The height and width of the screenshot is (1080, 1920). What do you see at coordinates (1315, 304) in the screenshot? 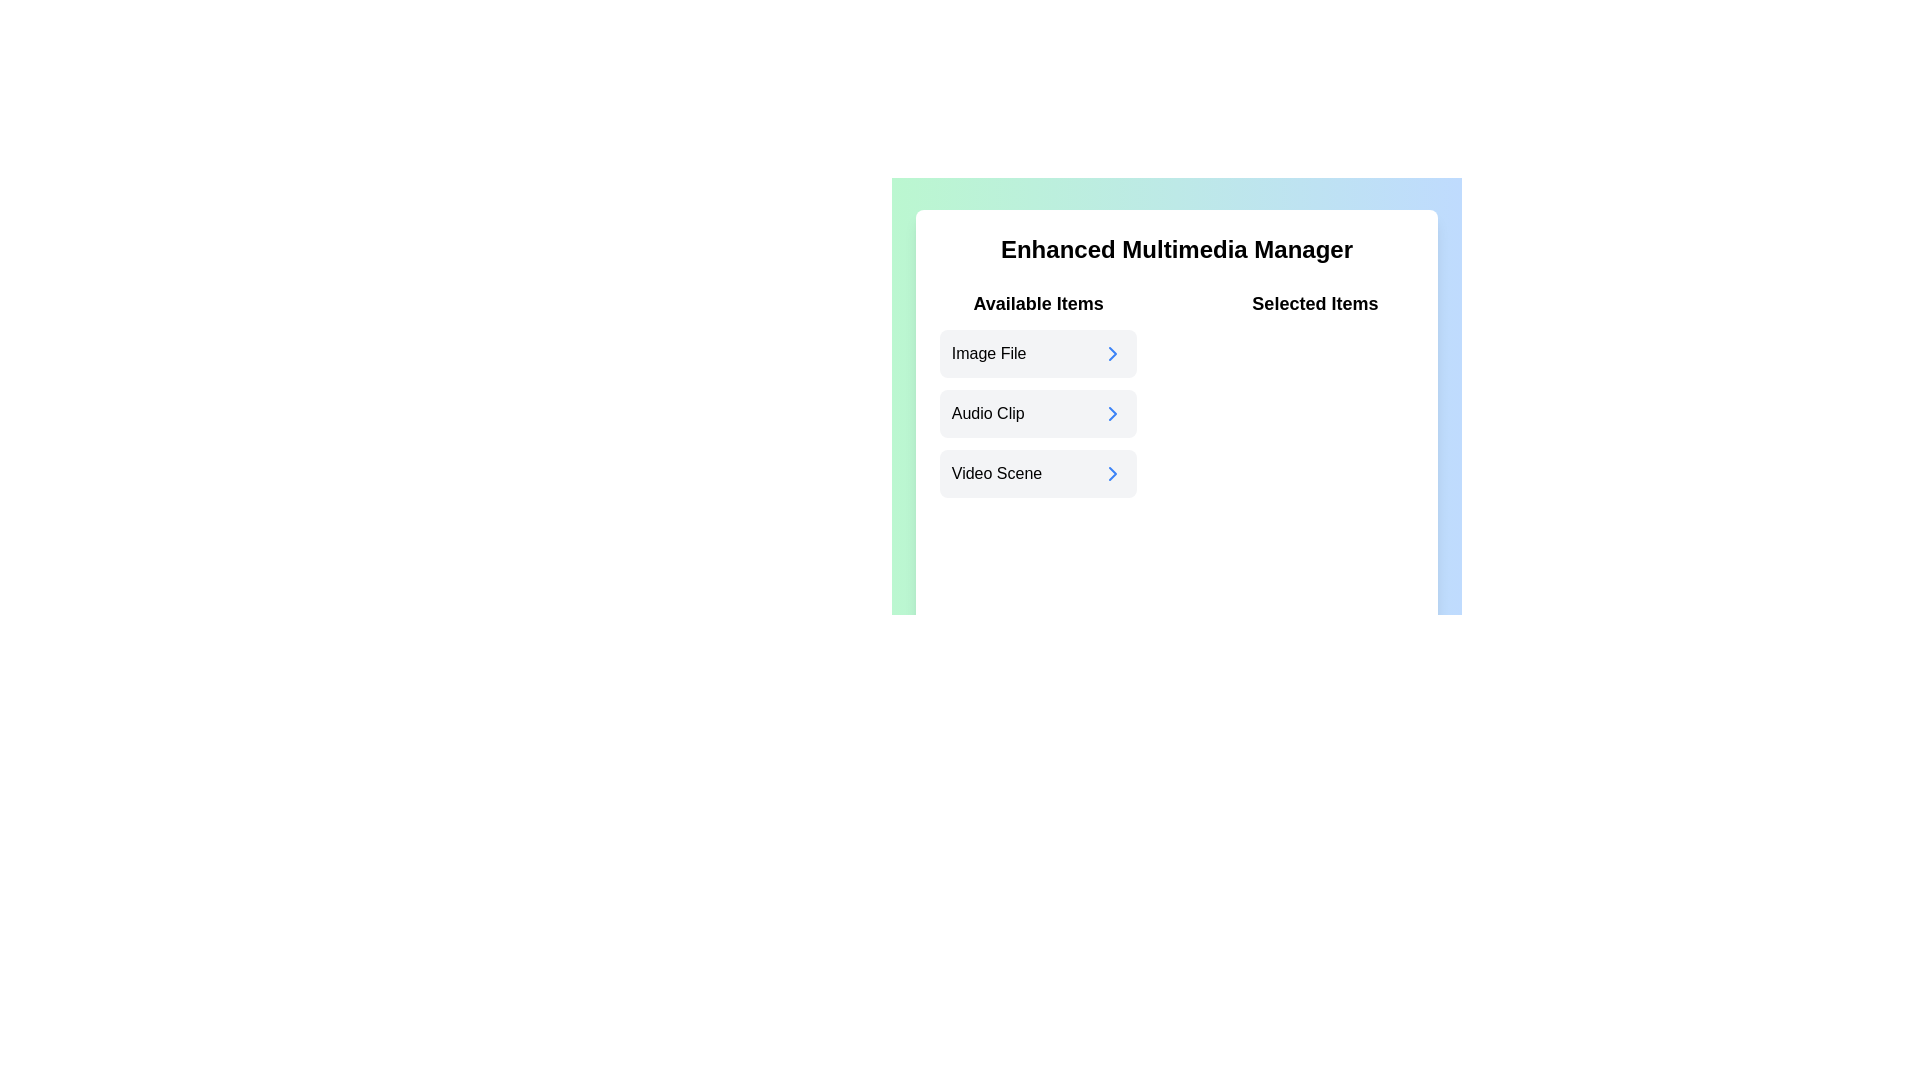
I see `the Header text or label indicating the section for selected items, located in the upper center-right section of the application's main content area` at bounding box center [1315, 304].